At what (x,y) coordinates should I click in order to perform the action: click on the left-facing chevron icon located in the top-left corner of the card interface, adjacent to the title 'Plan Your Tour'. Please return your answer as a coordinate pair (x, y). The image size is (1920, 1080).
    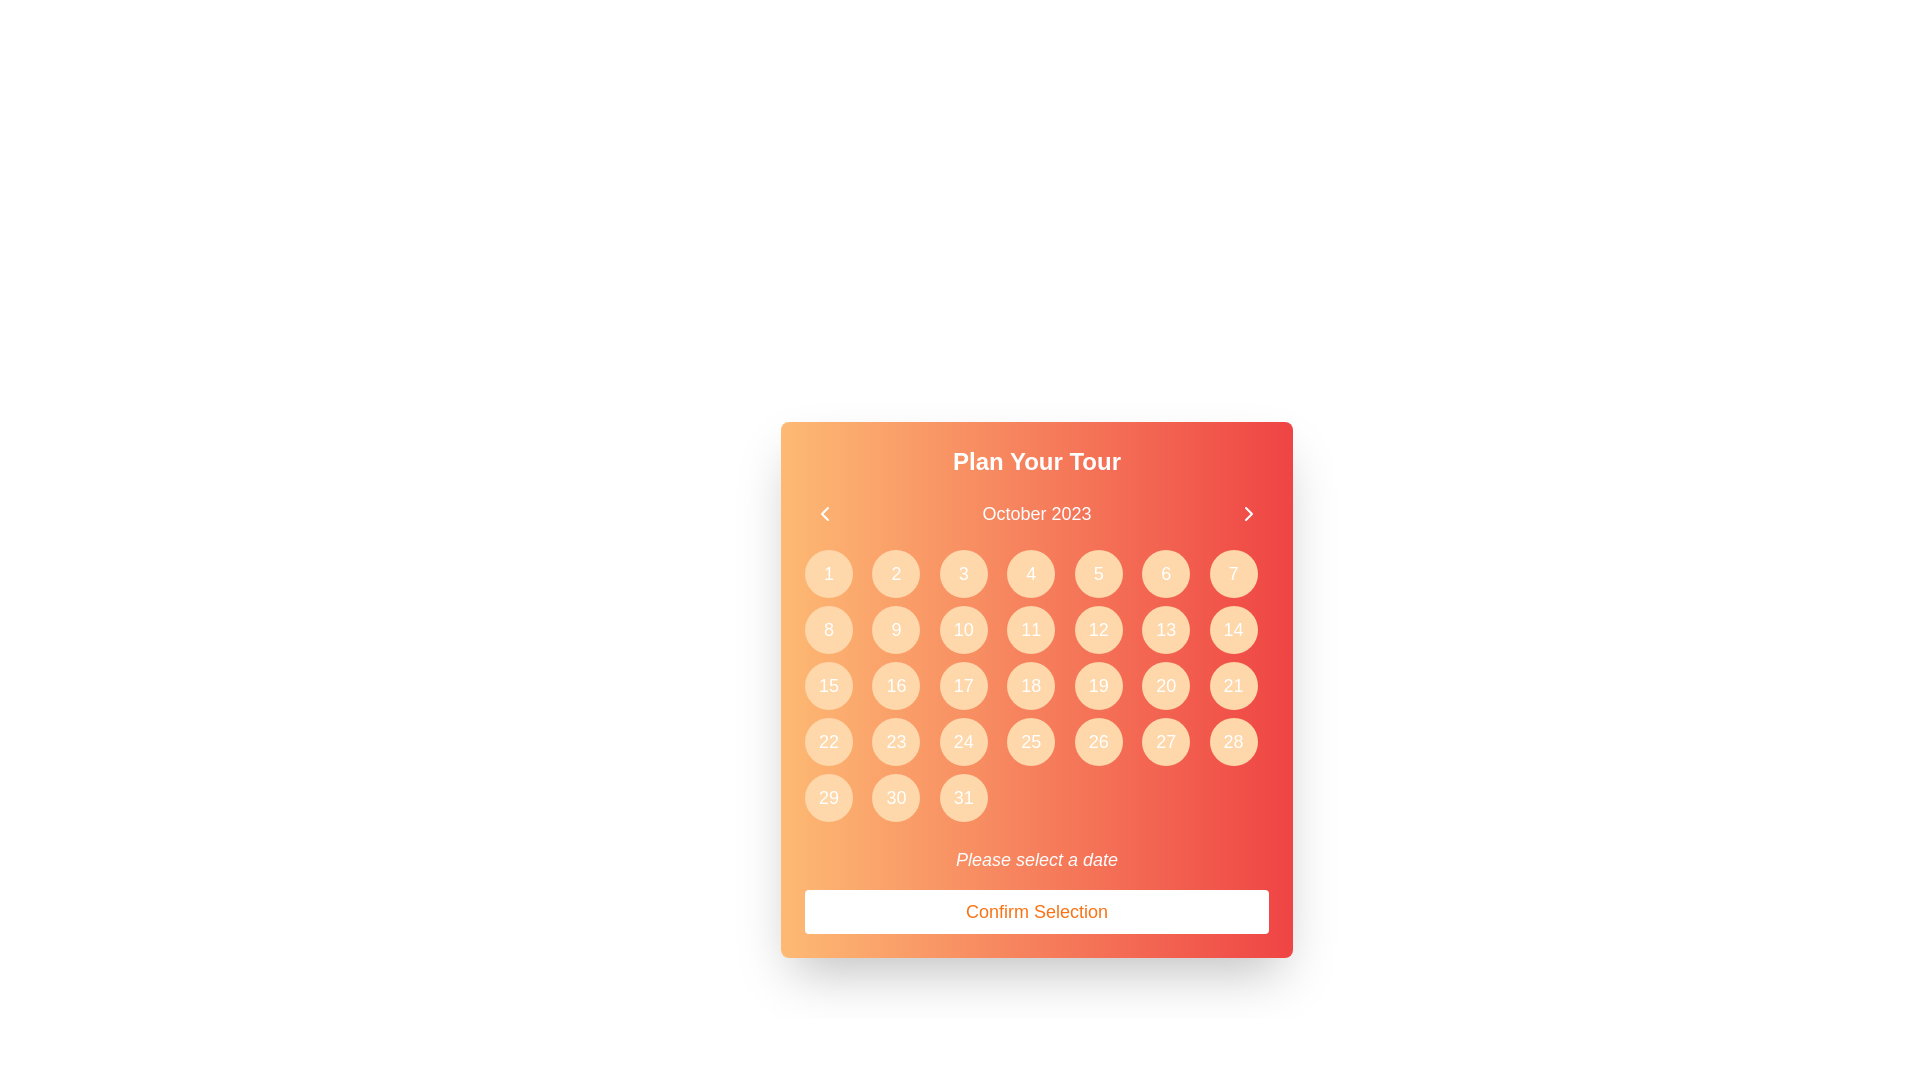
    Looking at the image, I should click on (825, 512).